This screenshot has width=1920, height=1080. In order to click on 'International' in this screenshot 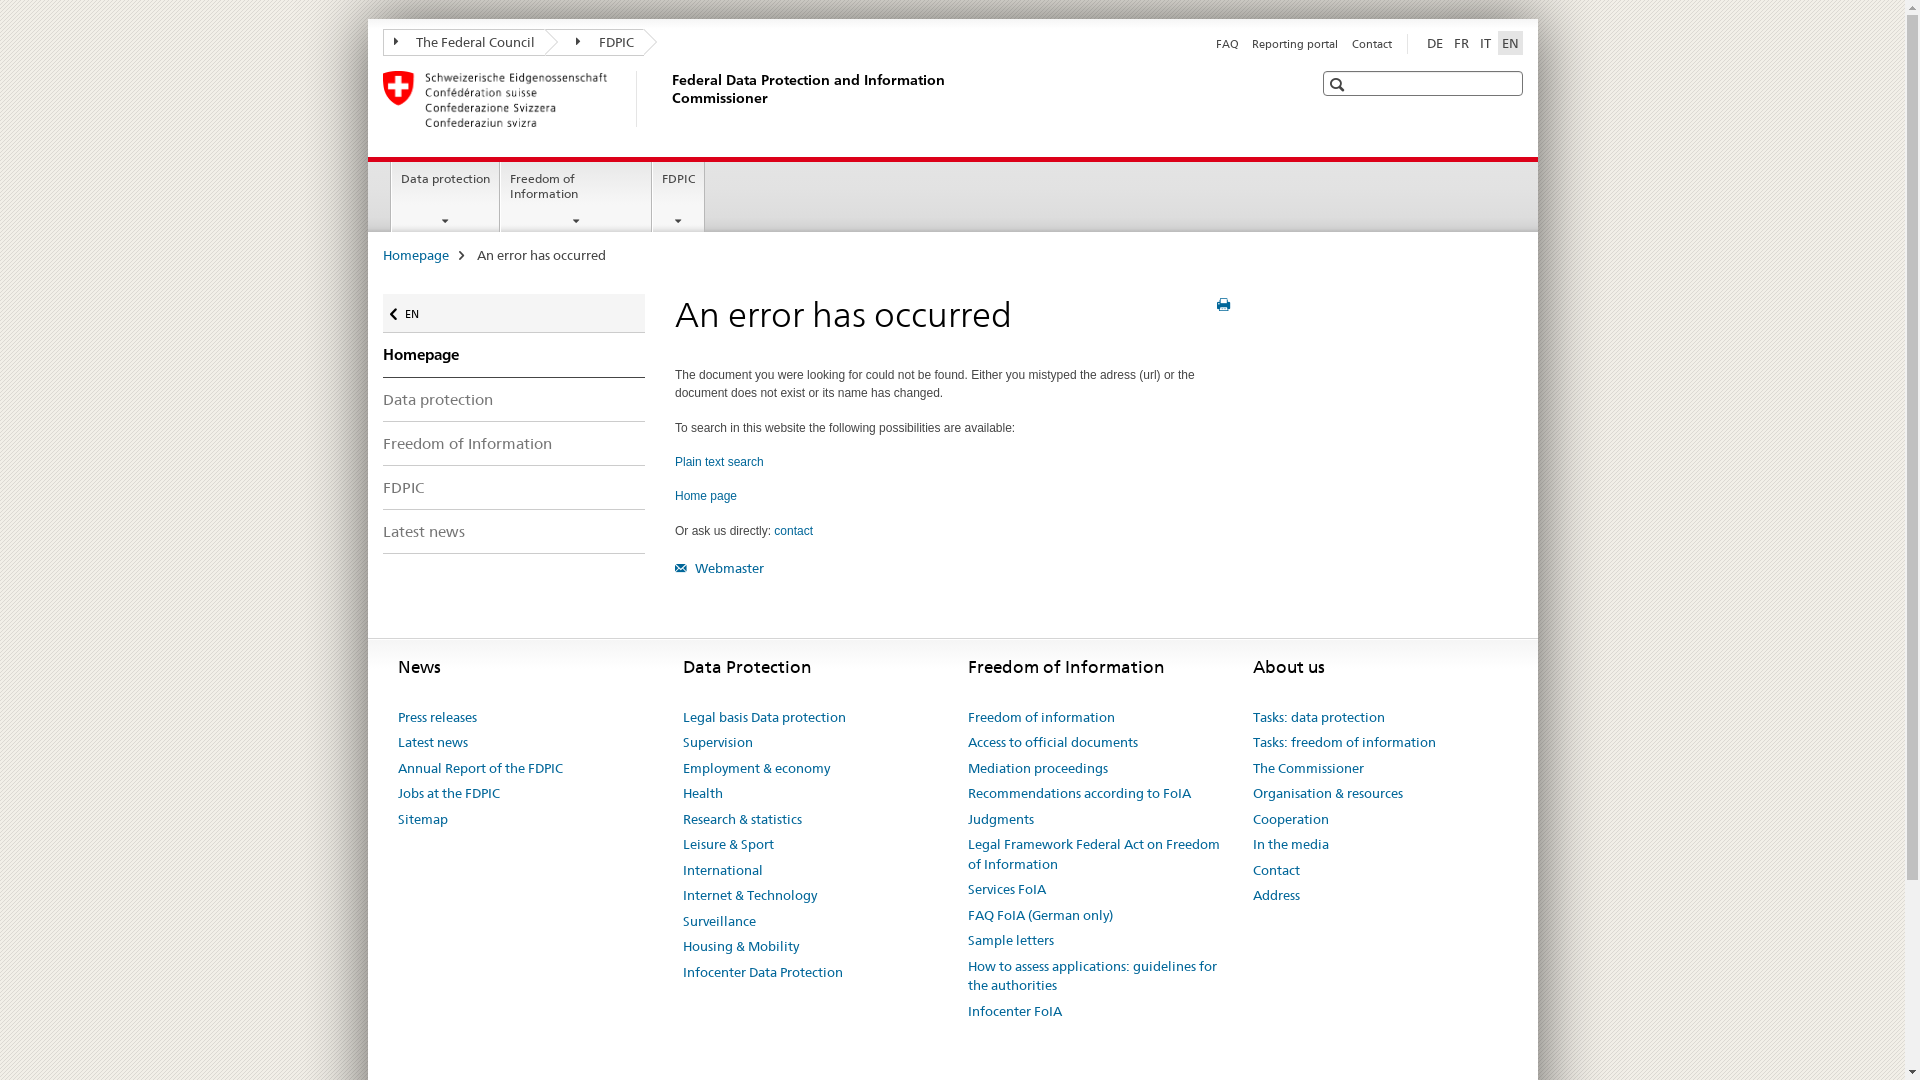, I will do `click(720, 870)`.